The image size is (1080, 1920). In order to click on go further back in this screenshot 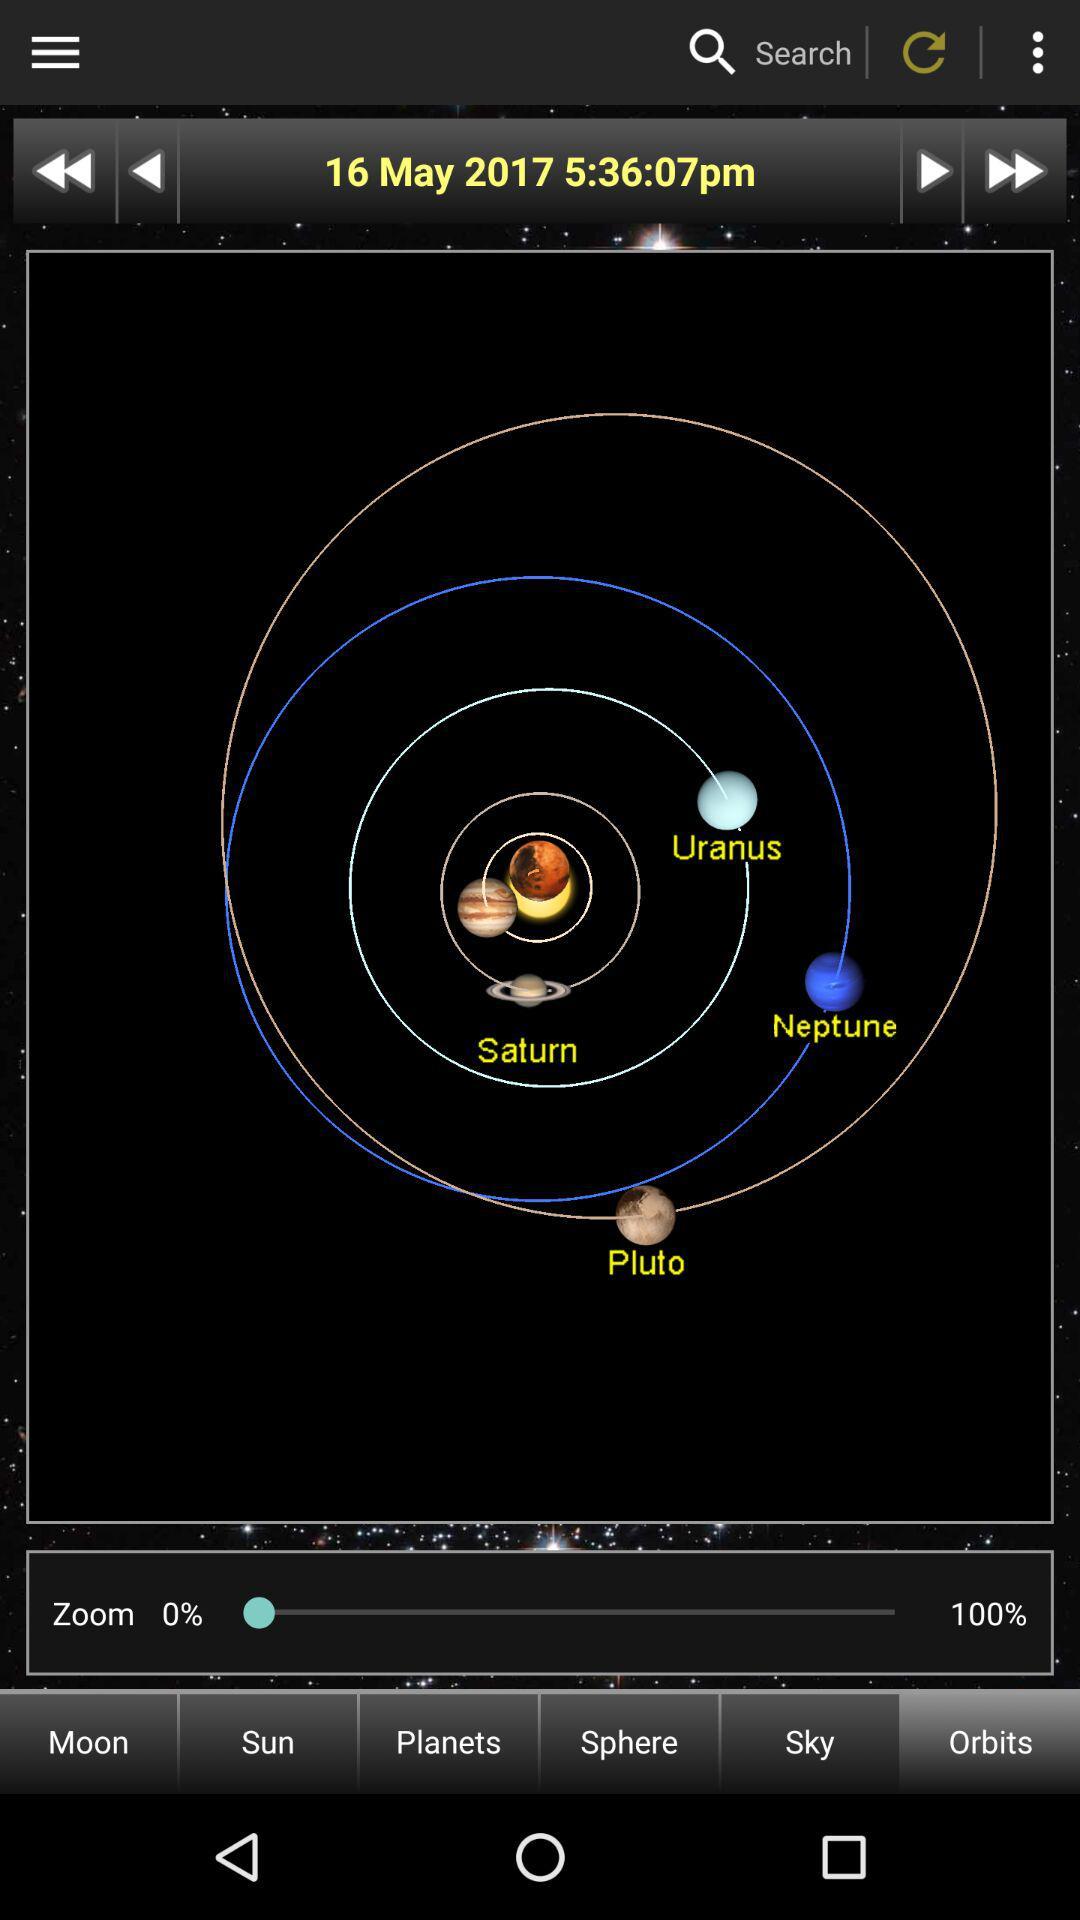, I will do `click(63, 171)`.